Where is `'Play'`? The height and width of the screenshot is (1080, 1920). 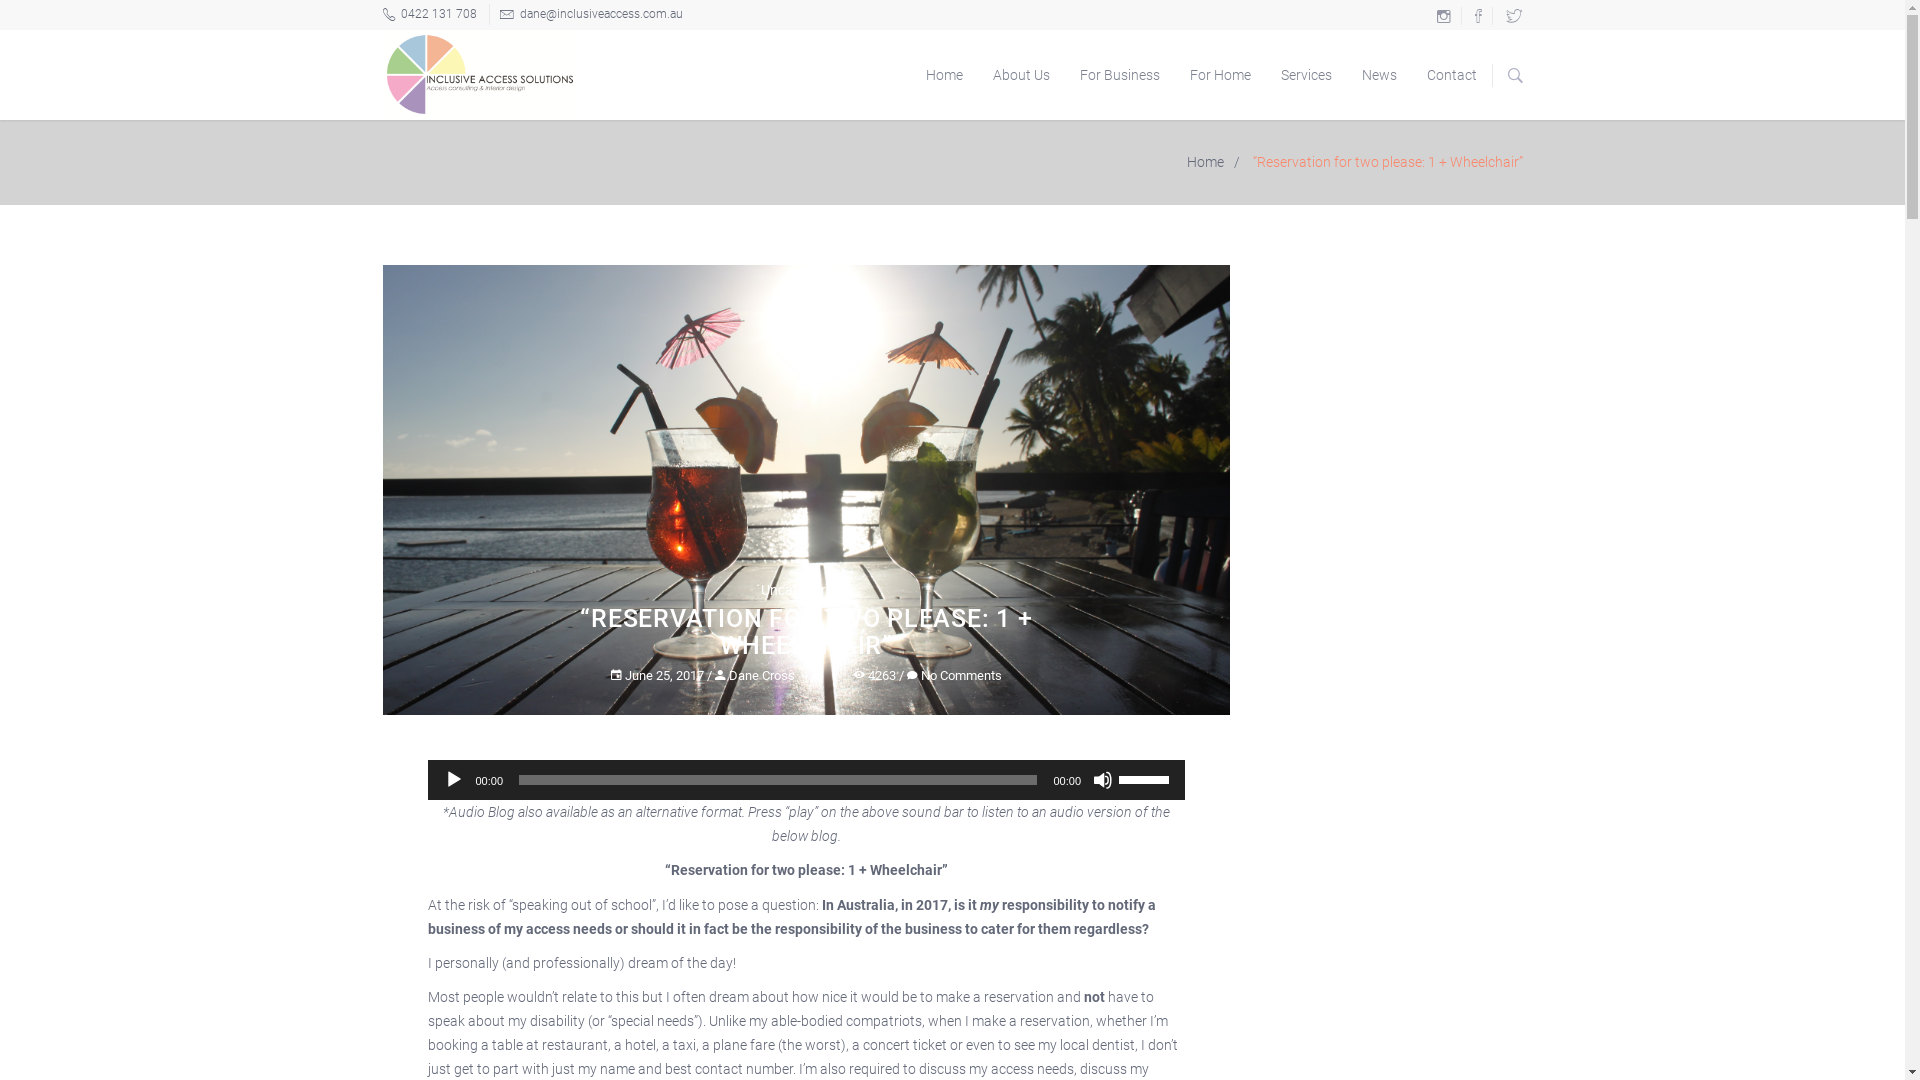 'Play' is located at coordinates (453, 778).